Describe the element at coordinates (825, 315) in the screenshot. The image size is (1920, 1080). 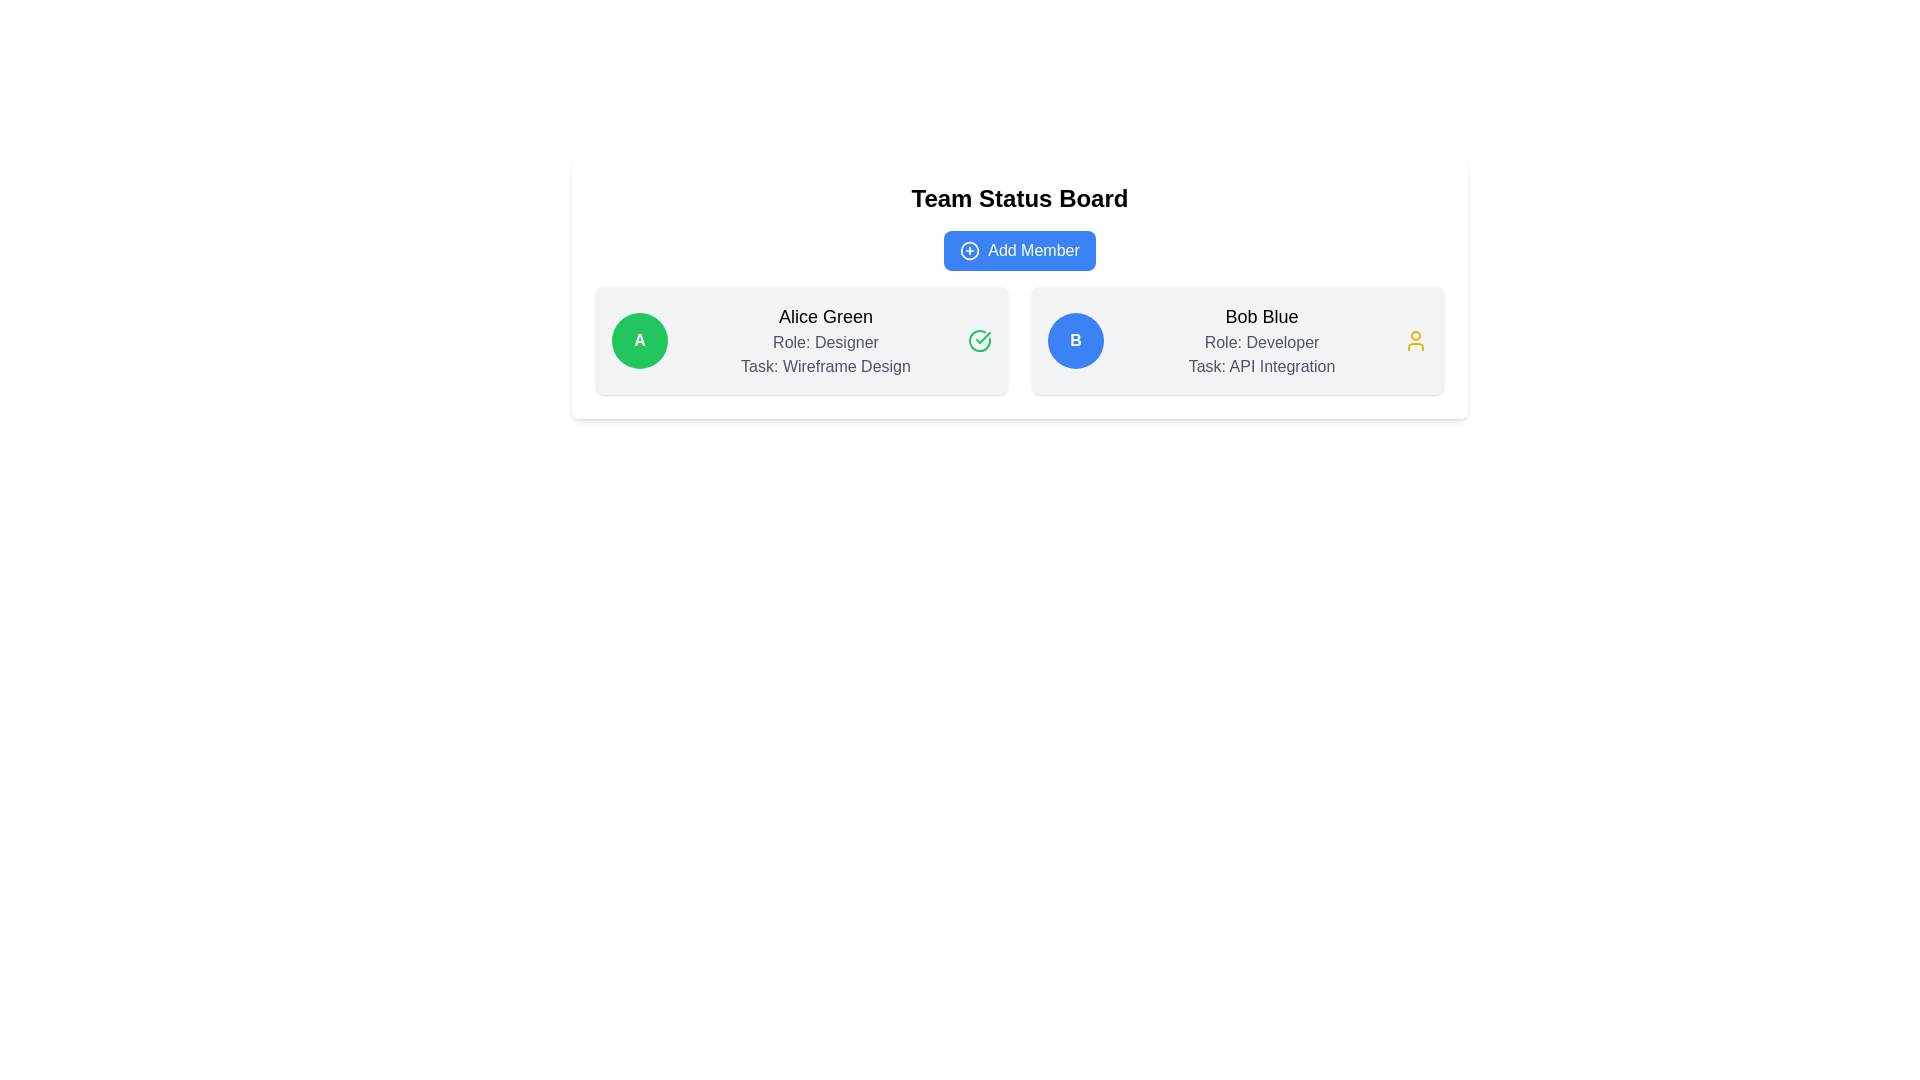
I see `name displayed on the text label showing 'Alice Green', which is centrally located in the left-side panel above the role and task descriptions` at that location.